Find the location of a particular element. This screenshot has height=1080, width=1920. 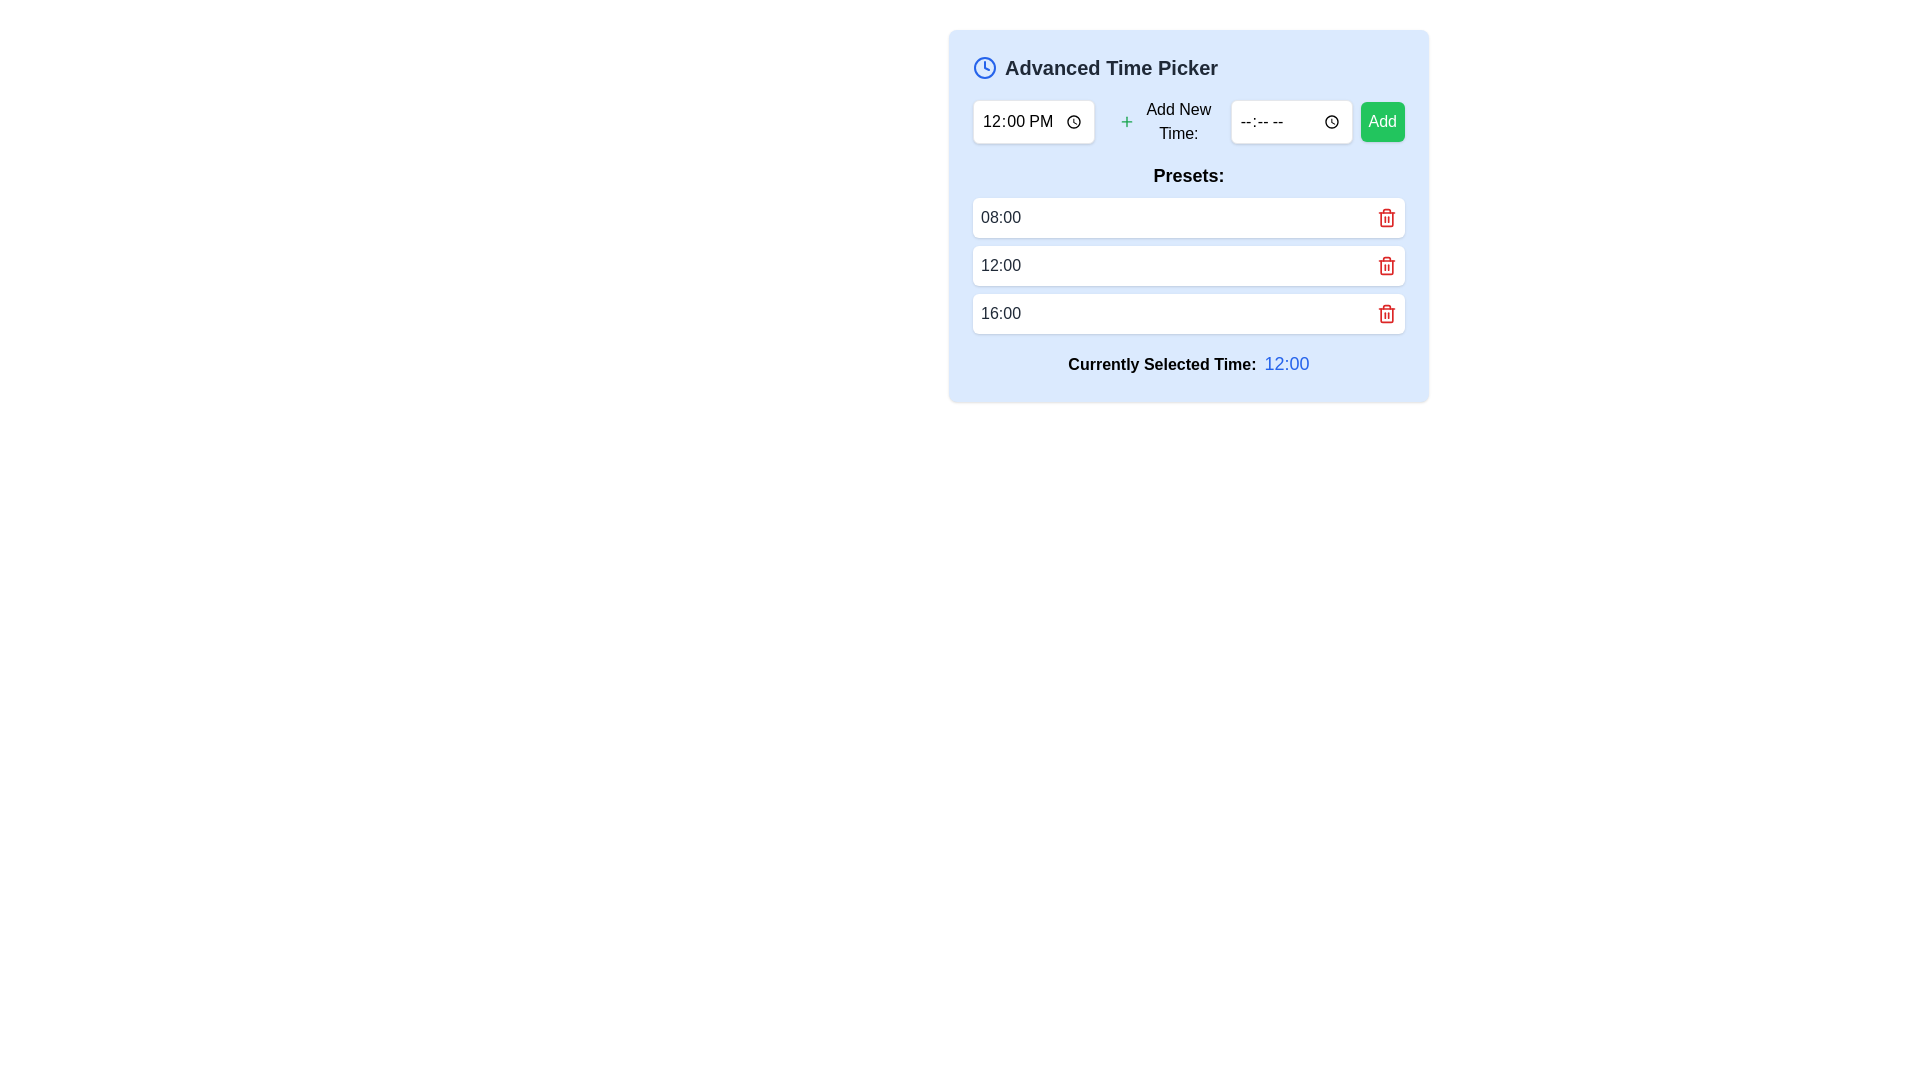

the Text Label that indicates the currently selected time, positioned to the left of the time display '12:00' is located at coordinates (1162, 364).